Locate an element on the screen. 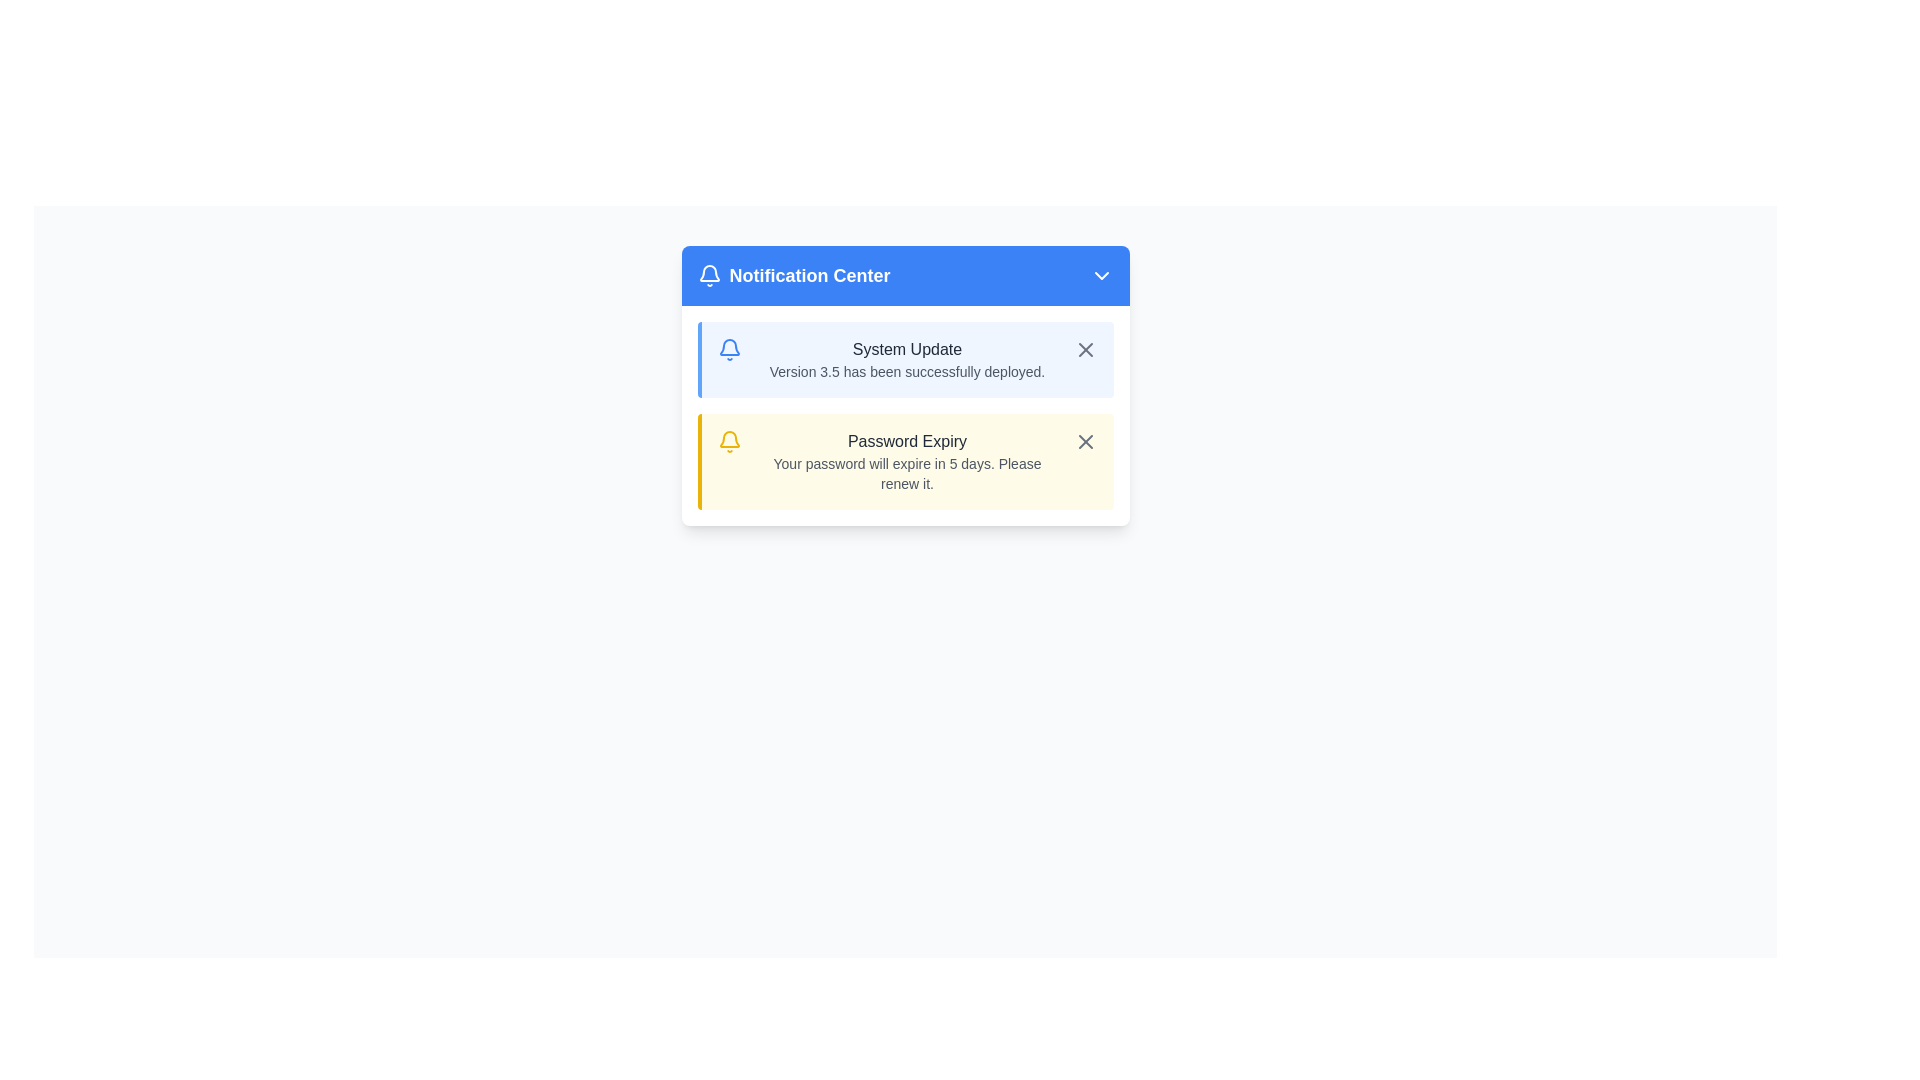 The width and height of the screenshot is (1920, 1080). the bell-shaped icon with a blue background and white outlines, located to the left of the 'Notification Center' text is located at coordinates (709, 276).